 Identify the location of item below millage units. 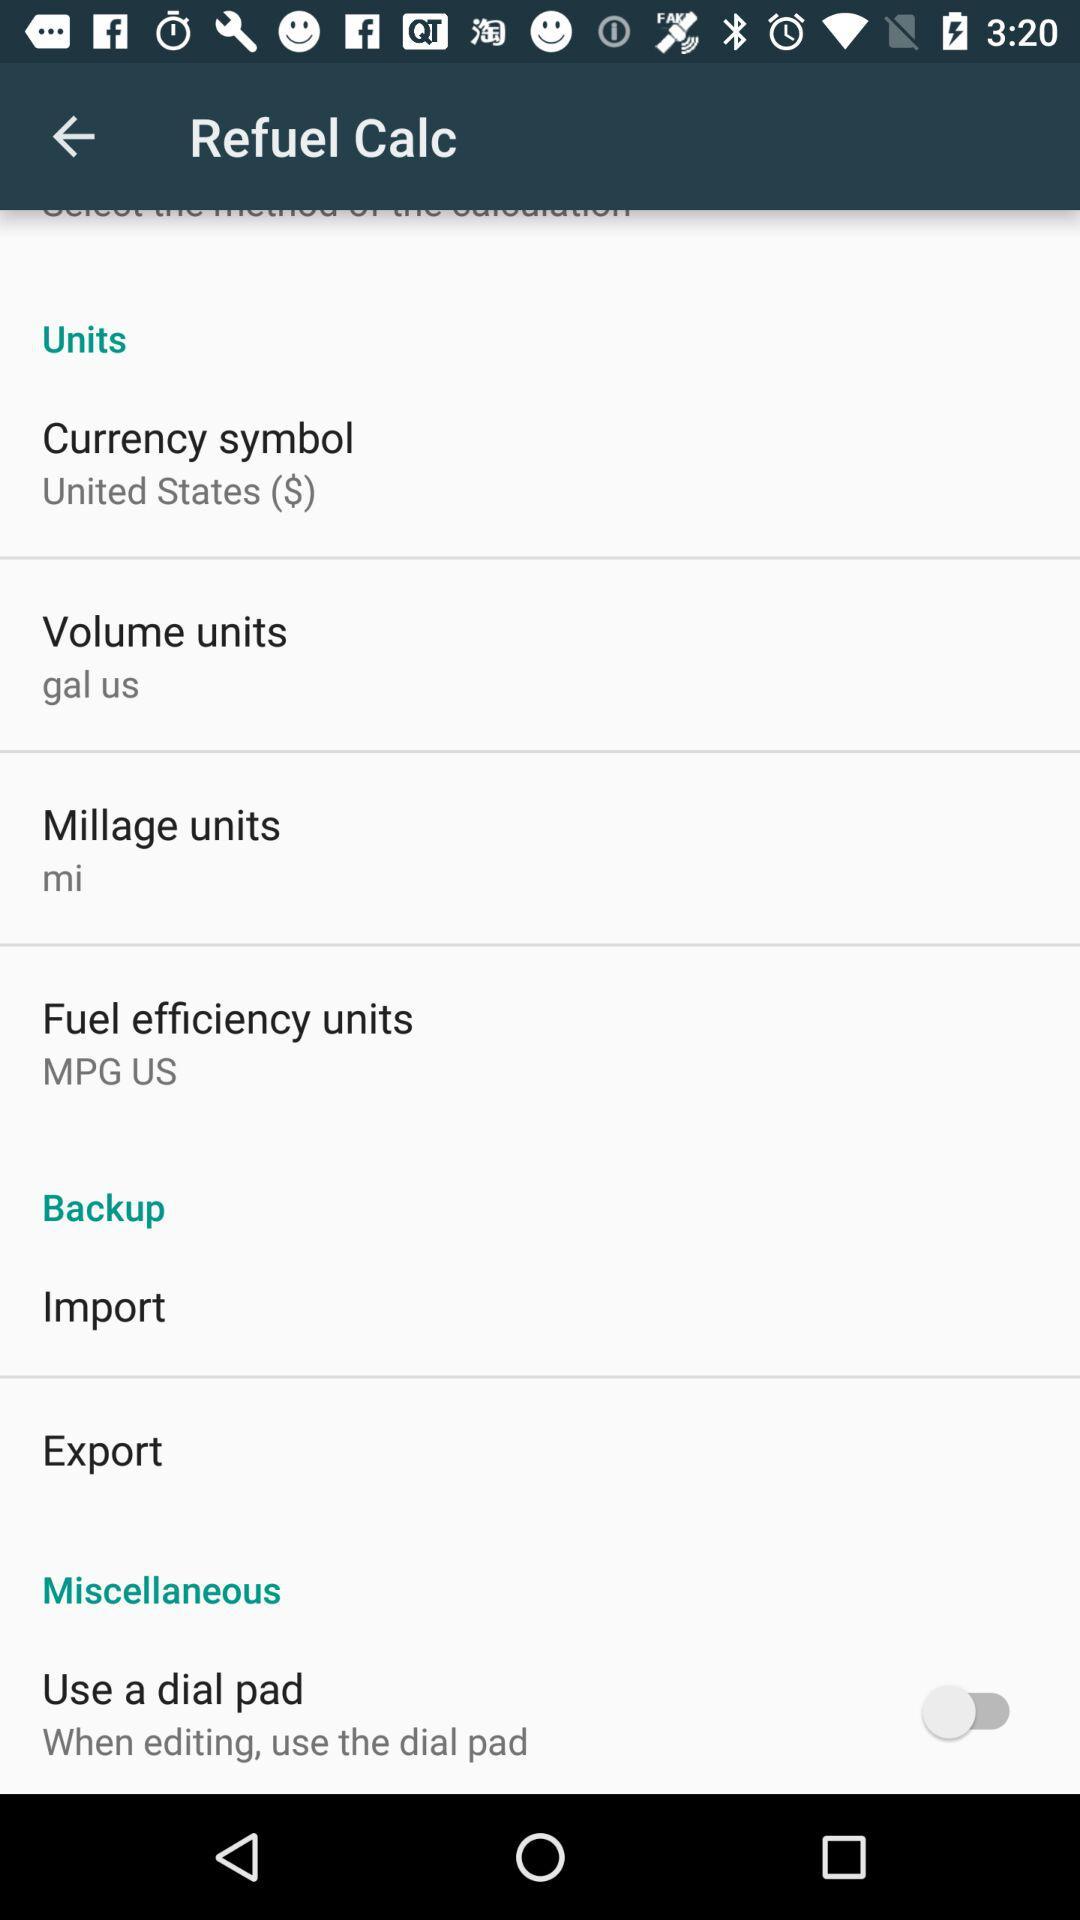
(61, 876).